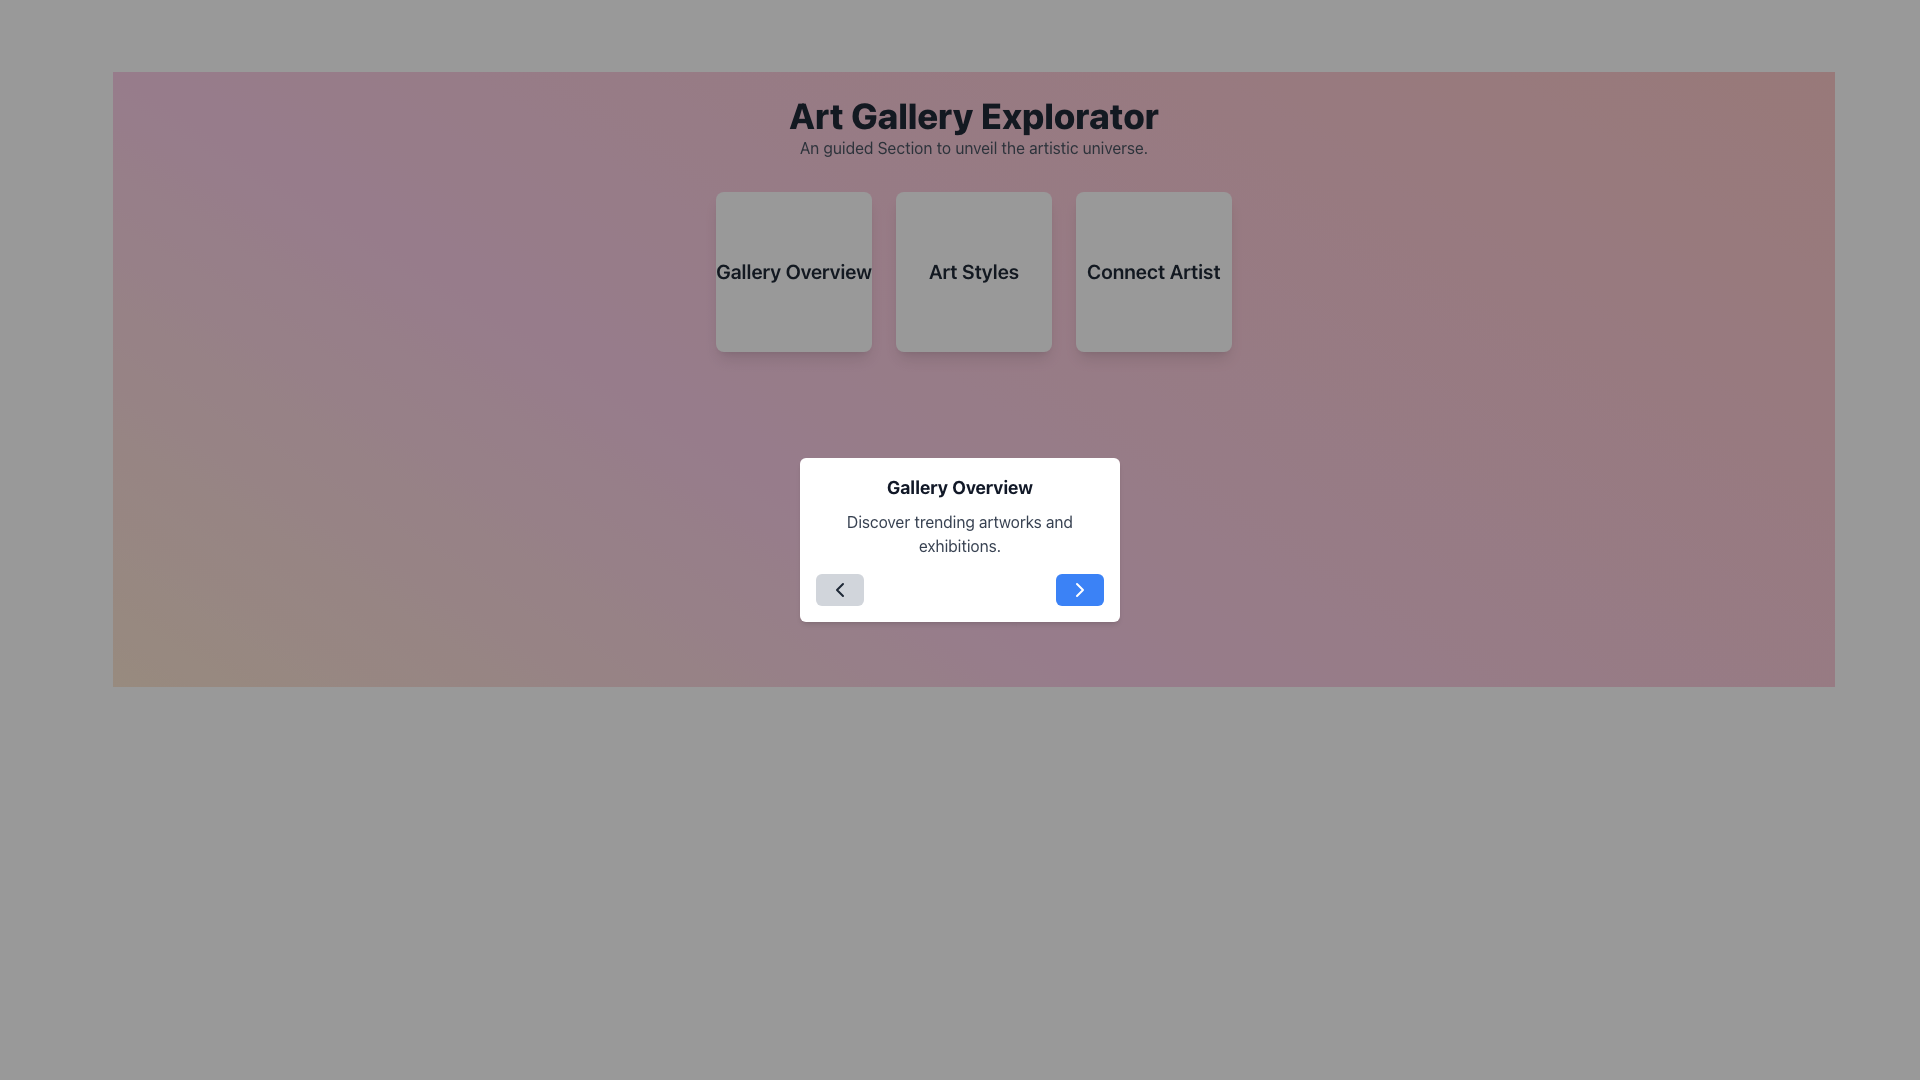 The height and width of the screenshot is (1080, 1920). I want to click on the static text element located directly beneath the bold heading 'Art Gallery Explorator', which provides additional context for the page, so click(974, 146).